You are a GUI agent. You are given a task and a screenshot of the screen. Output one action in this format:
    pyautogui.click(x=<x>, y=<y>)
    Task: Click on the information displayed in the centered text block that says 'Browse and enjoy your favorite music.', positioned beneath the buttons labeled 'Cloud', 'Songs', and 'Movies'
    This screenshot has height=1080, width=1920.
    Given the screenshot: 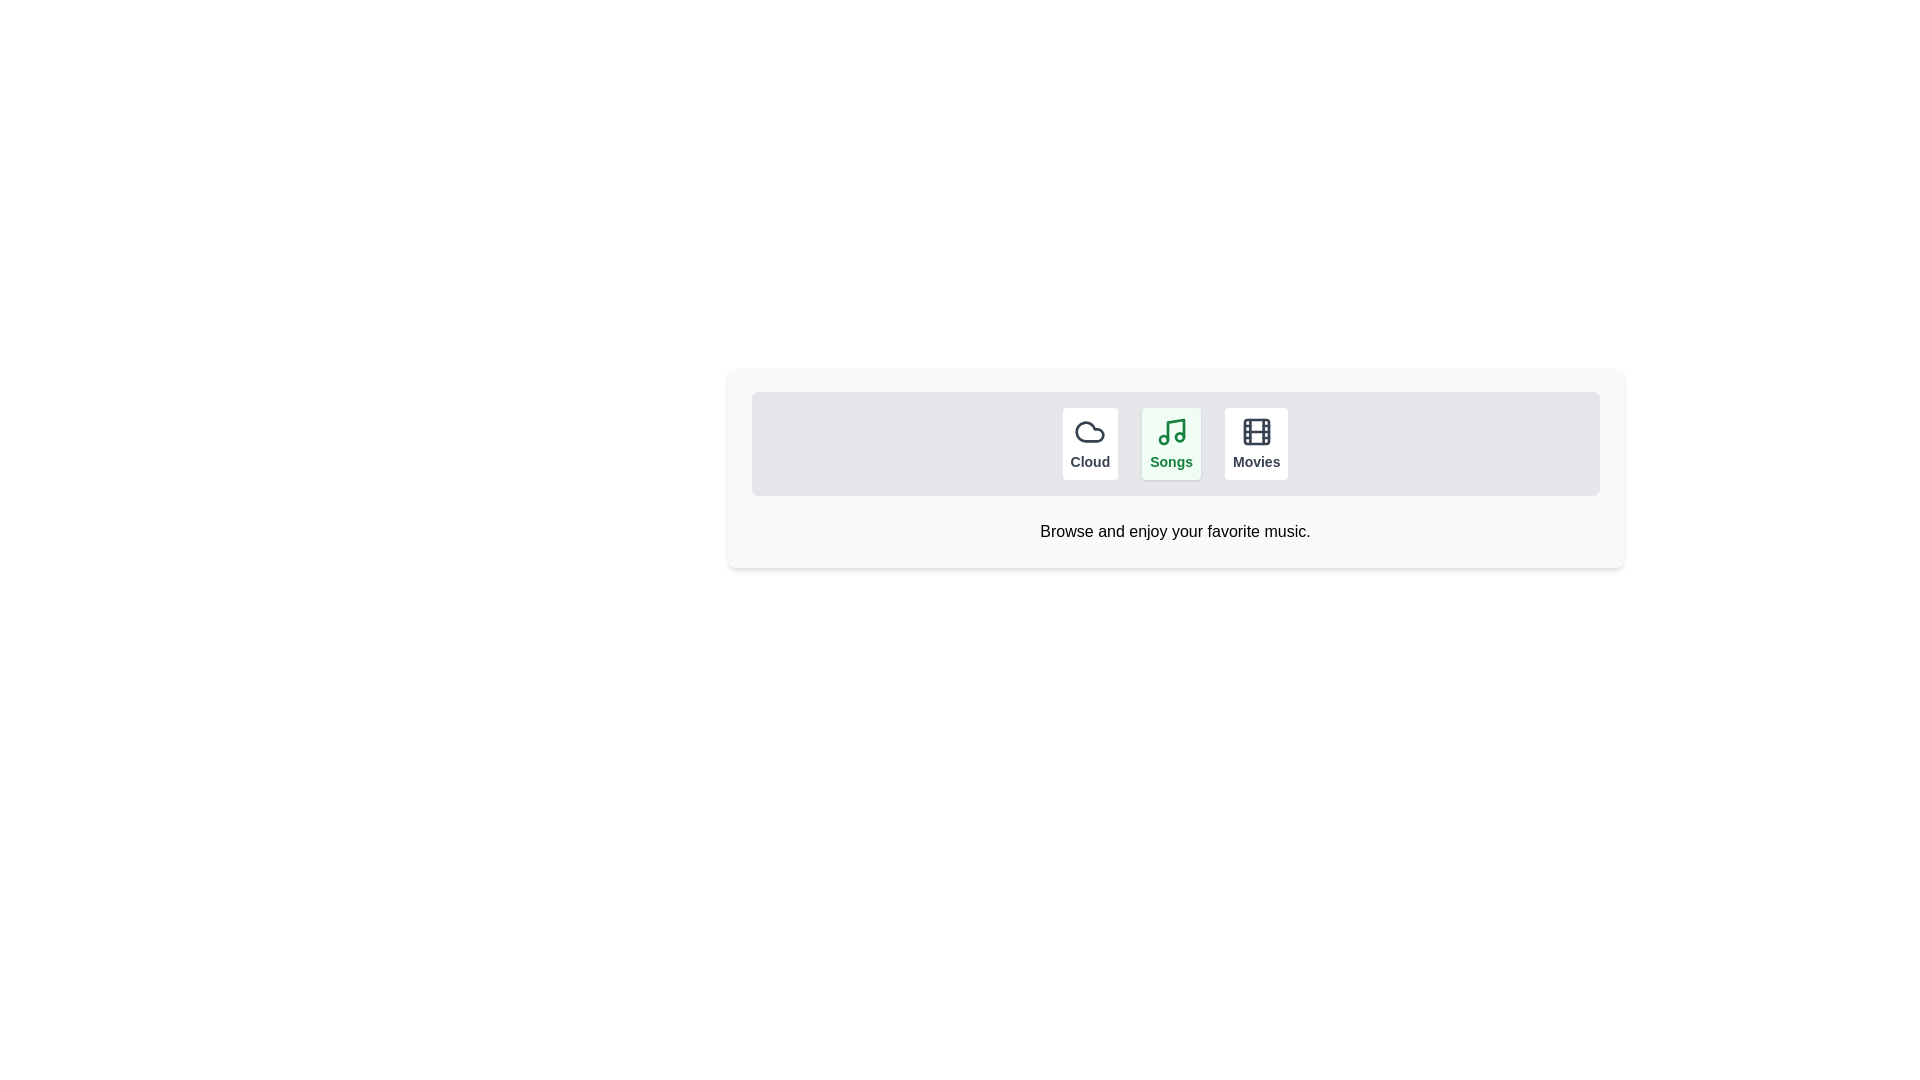 What is the action you would take?
    pyautogui.click(x=1175, y=531)
    